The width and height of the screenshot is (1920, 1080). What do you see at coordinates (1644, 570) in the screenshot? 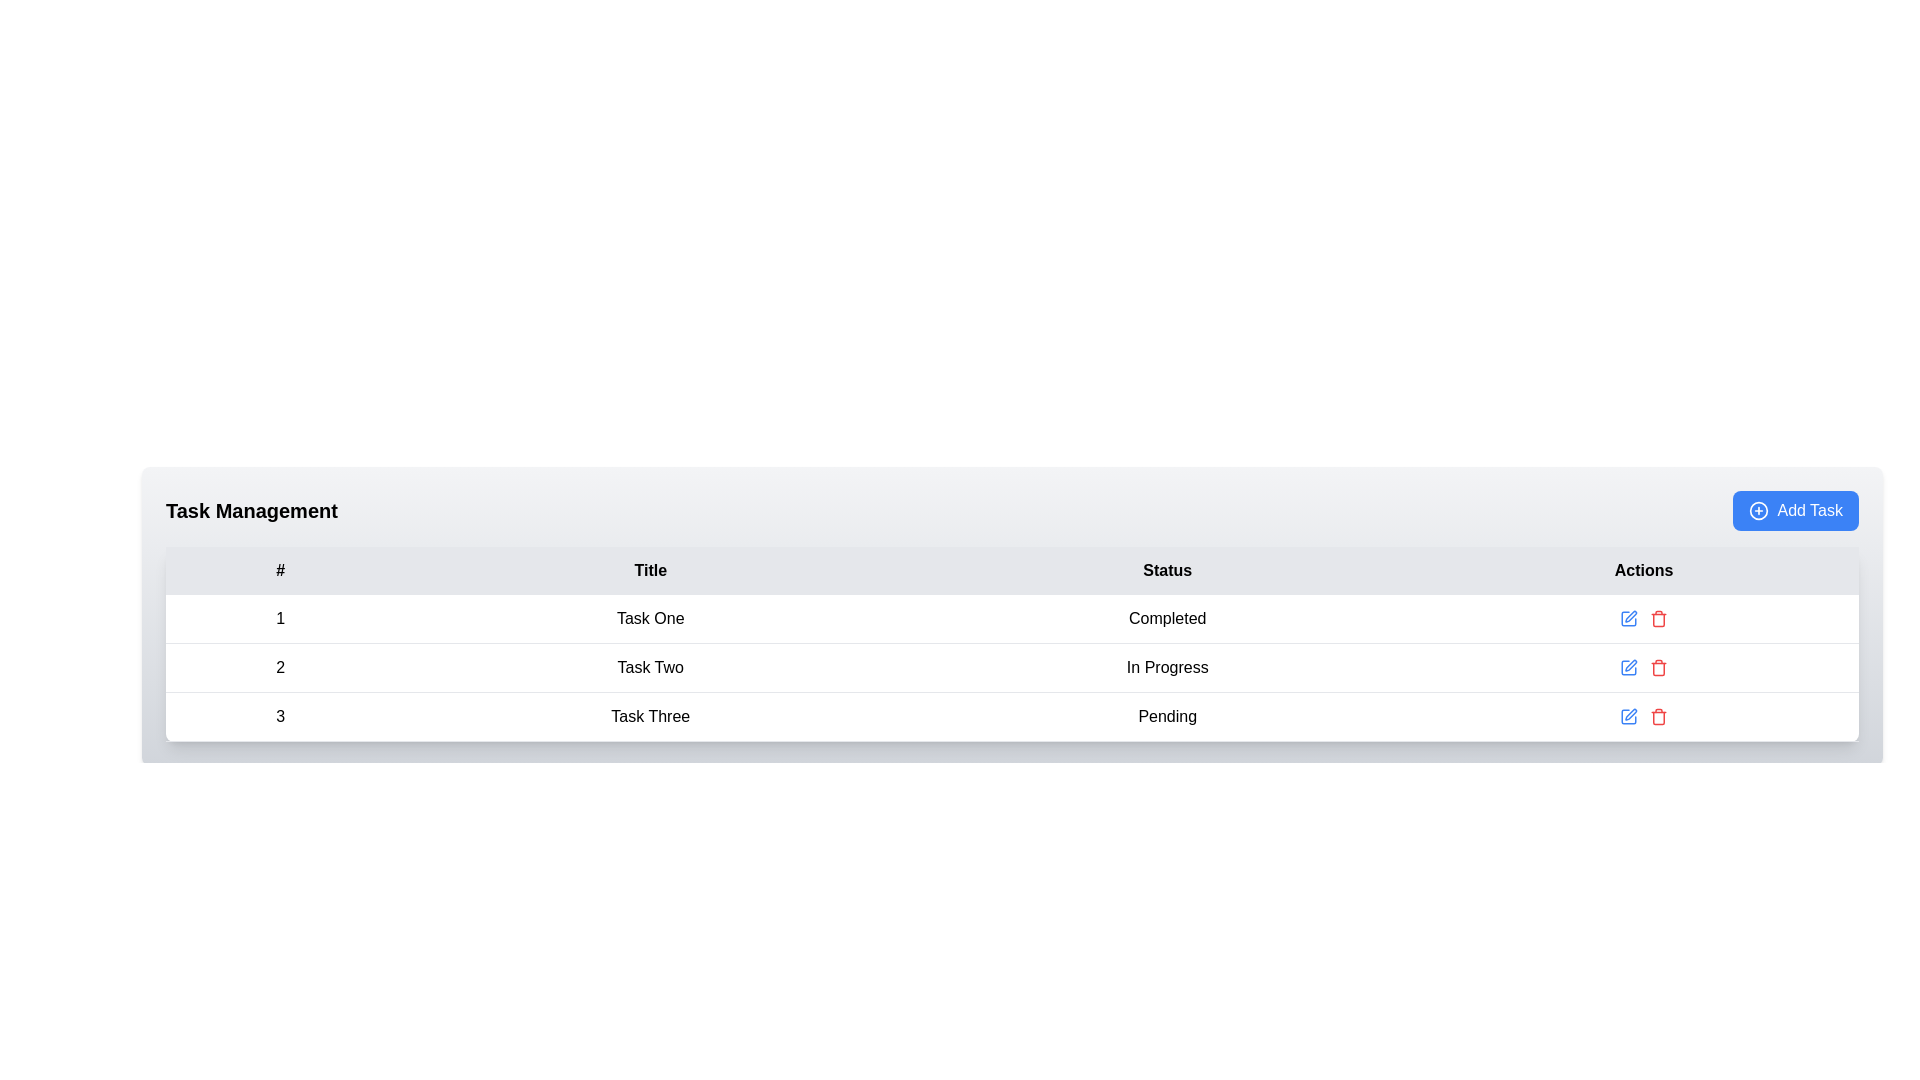
I see `the header Text label located in the rightmost column of the table structure, which follows the headers labeled '#', 'Title', and 'Status'` at bounding box center [1644, 570].